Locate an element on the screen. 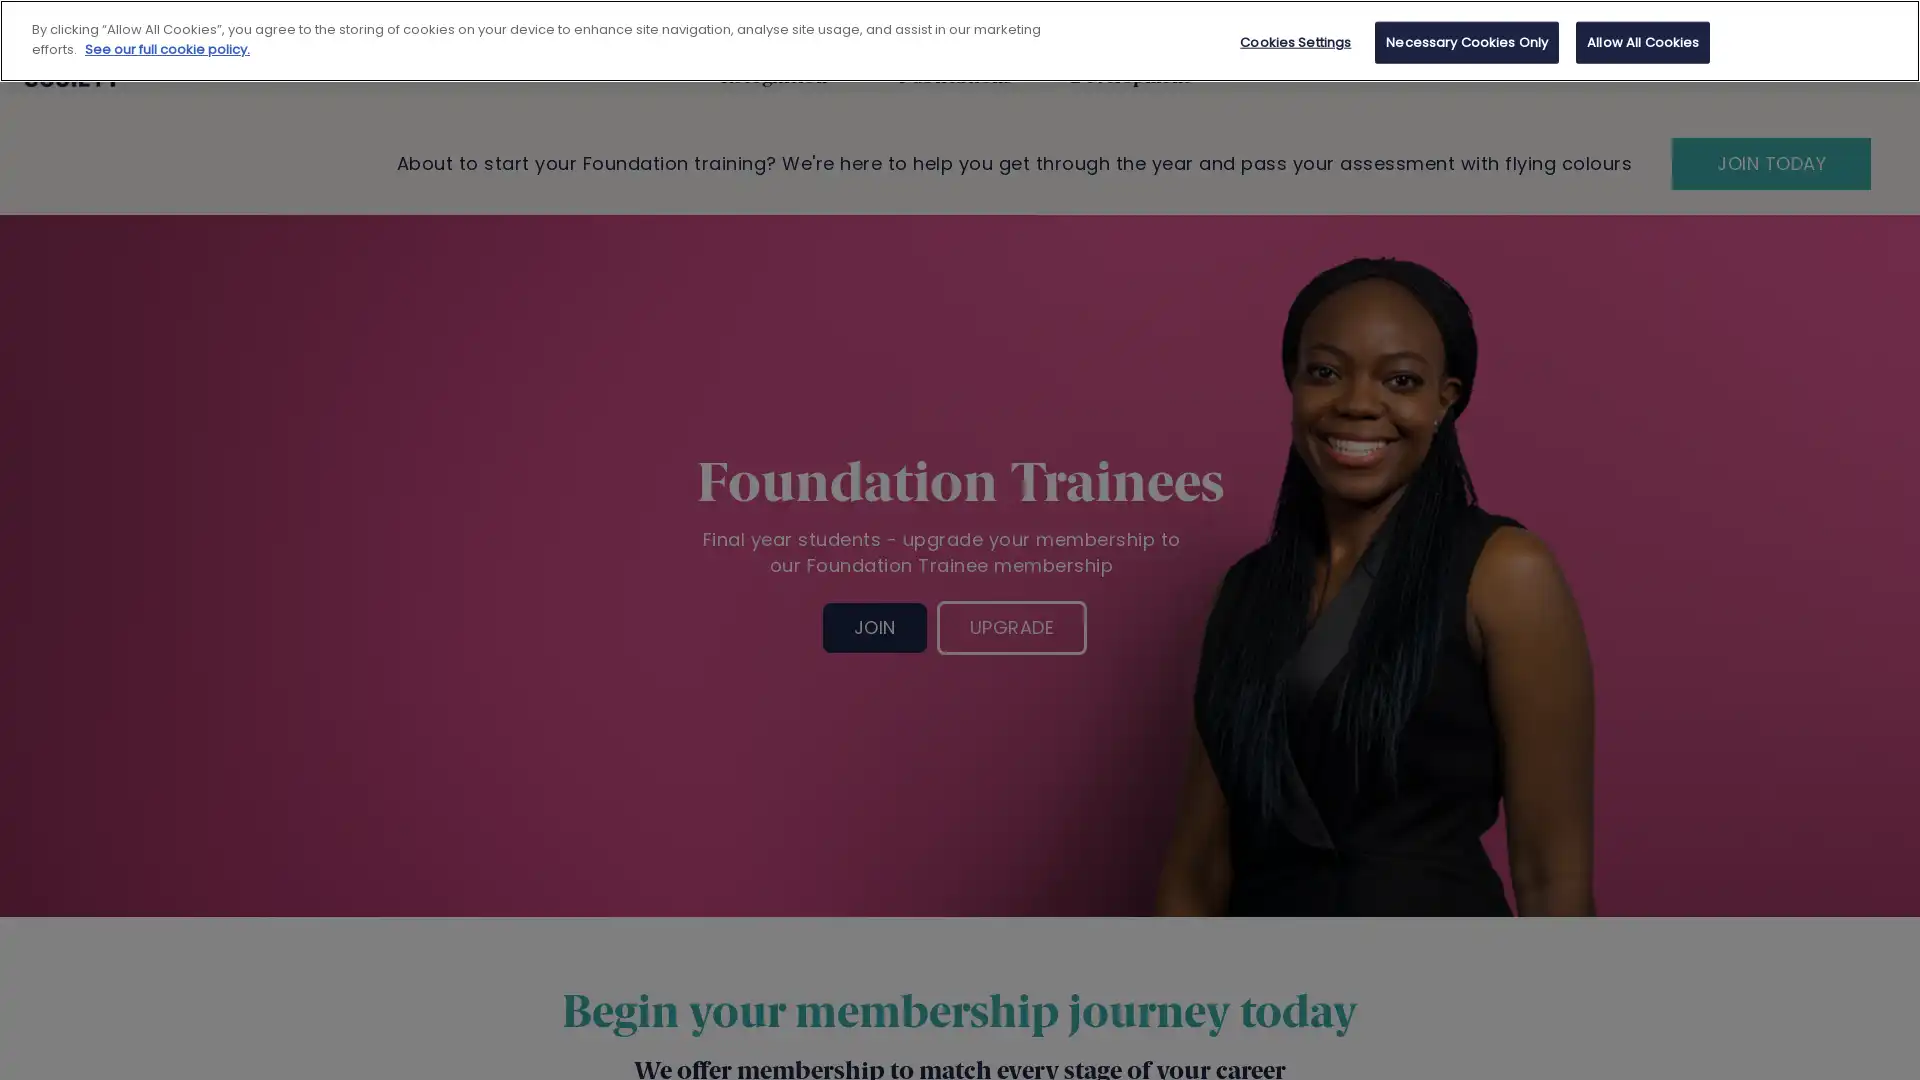 The image size is (1920, 1080). Cookies Settings is located at coordinates (1295, 42).